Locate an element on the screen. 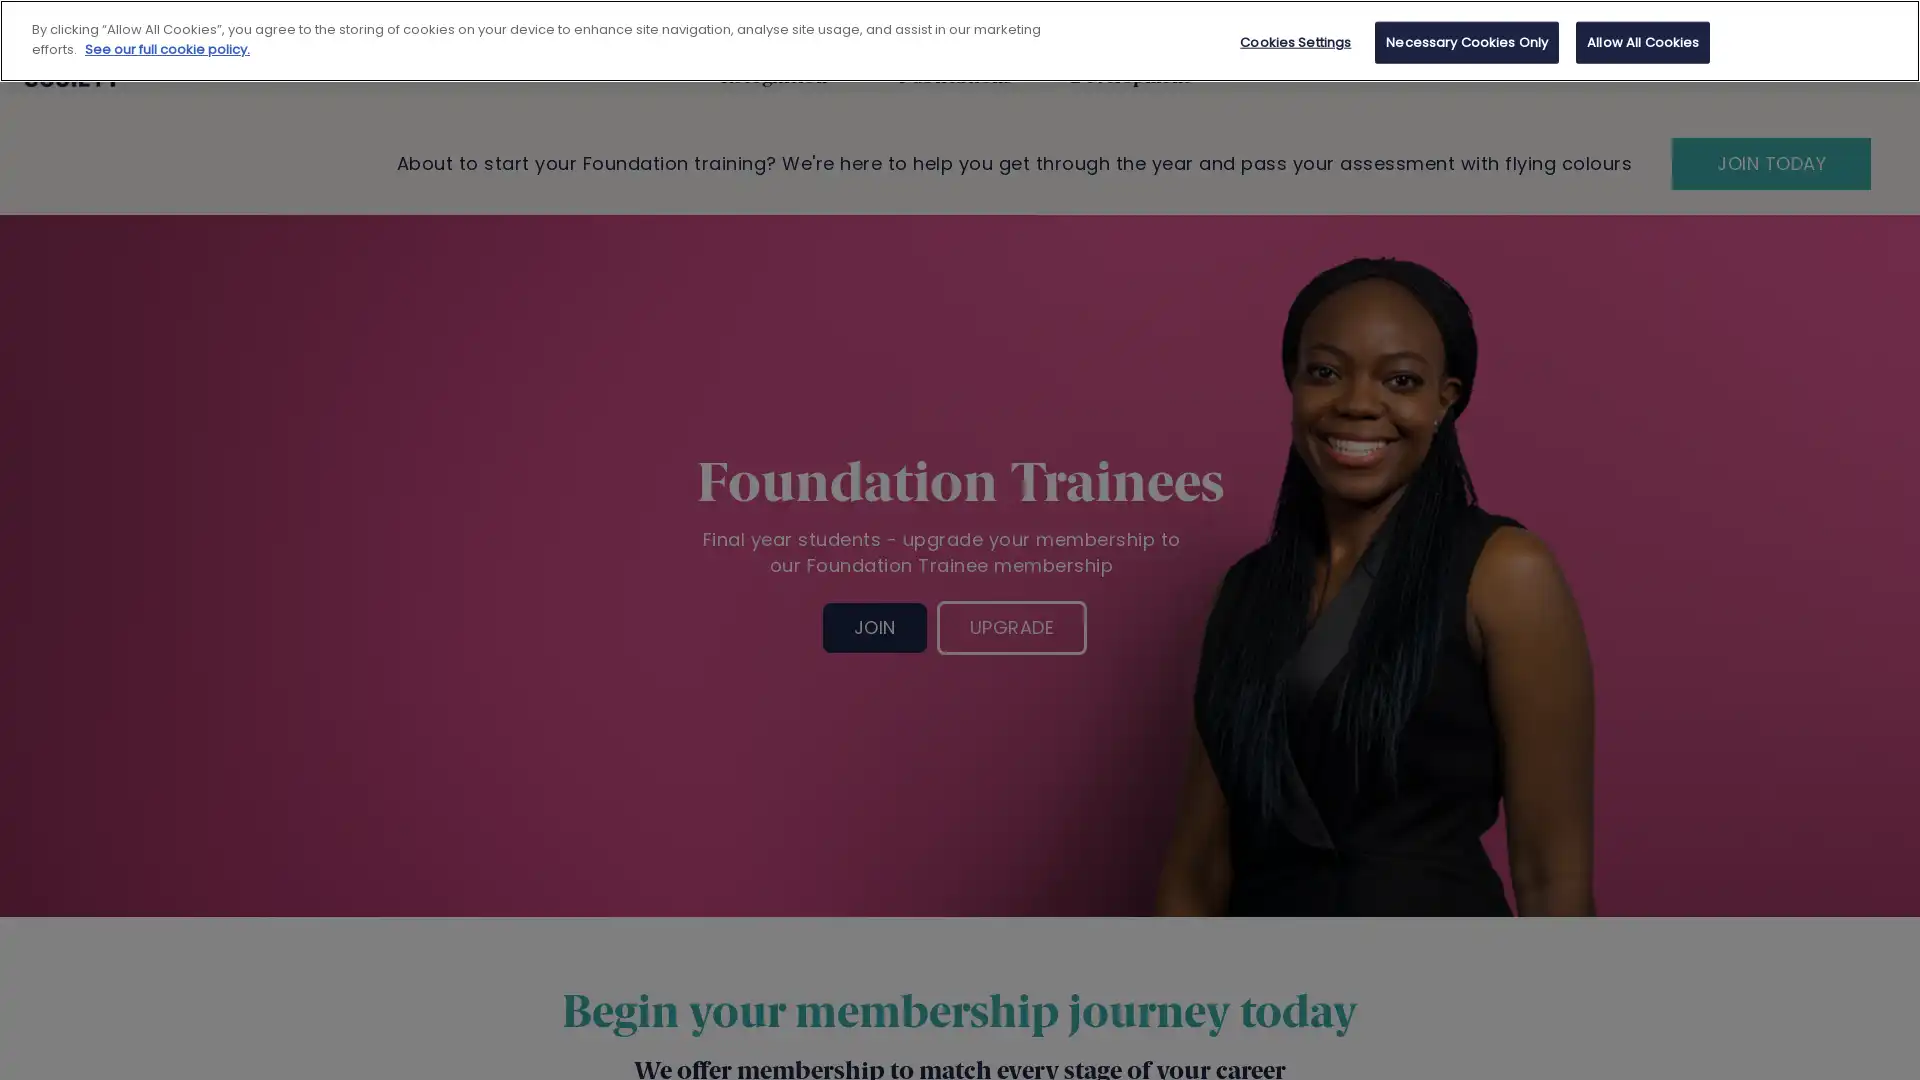 The image size is (1920, 1080). Cookies Settings is located at coordinates (1295, 42).